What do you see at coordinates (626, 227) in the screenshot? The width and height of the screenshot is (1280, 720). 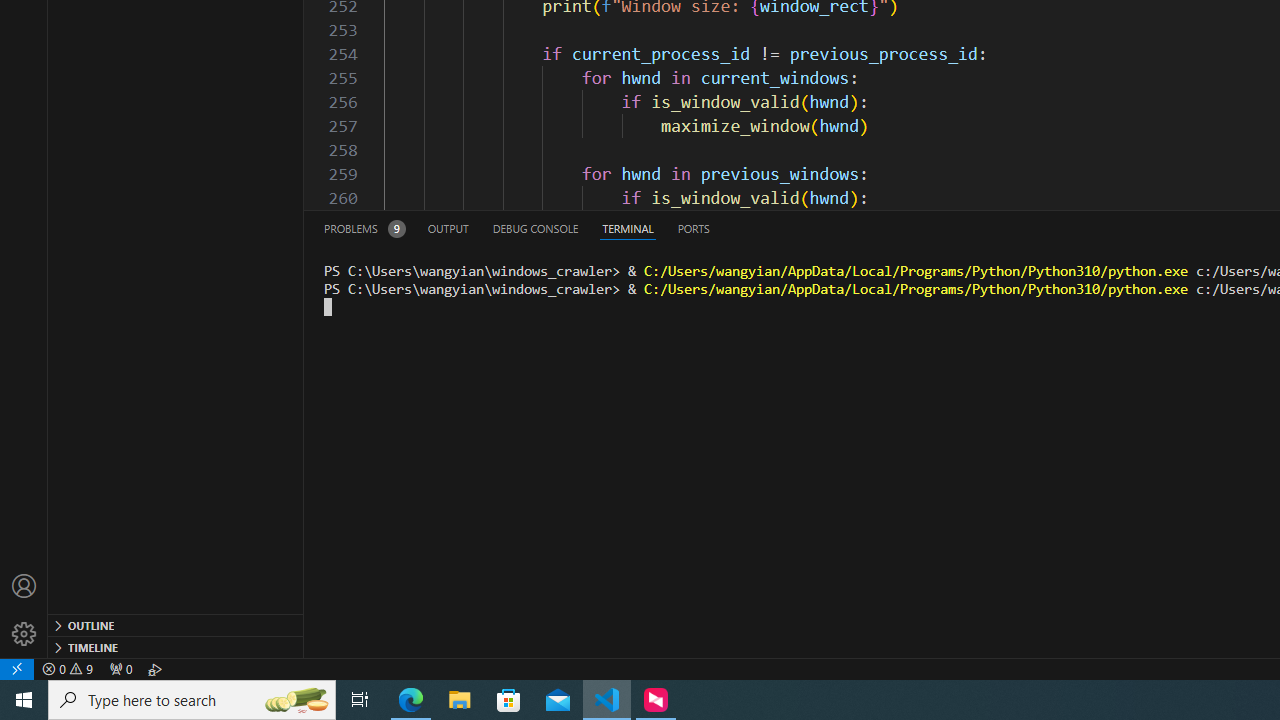 I see `'Terminal (Ctrl+`)'` at bounding box center [626, 227].